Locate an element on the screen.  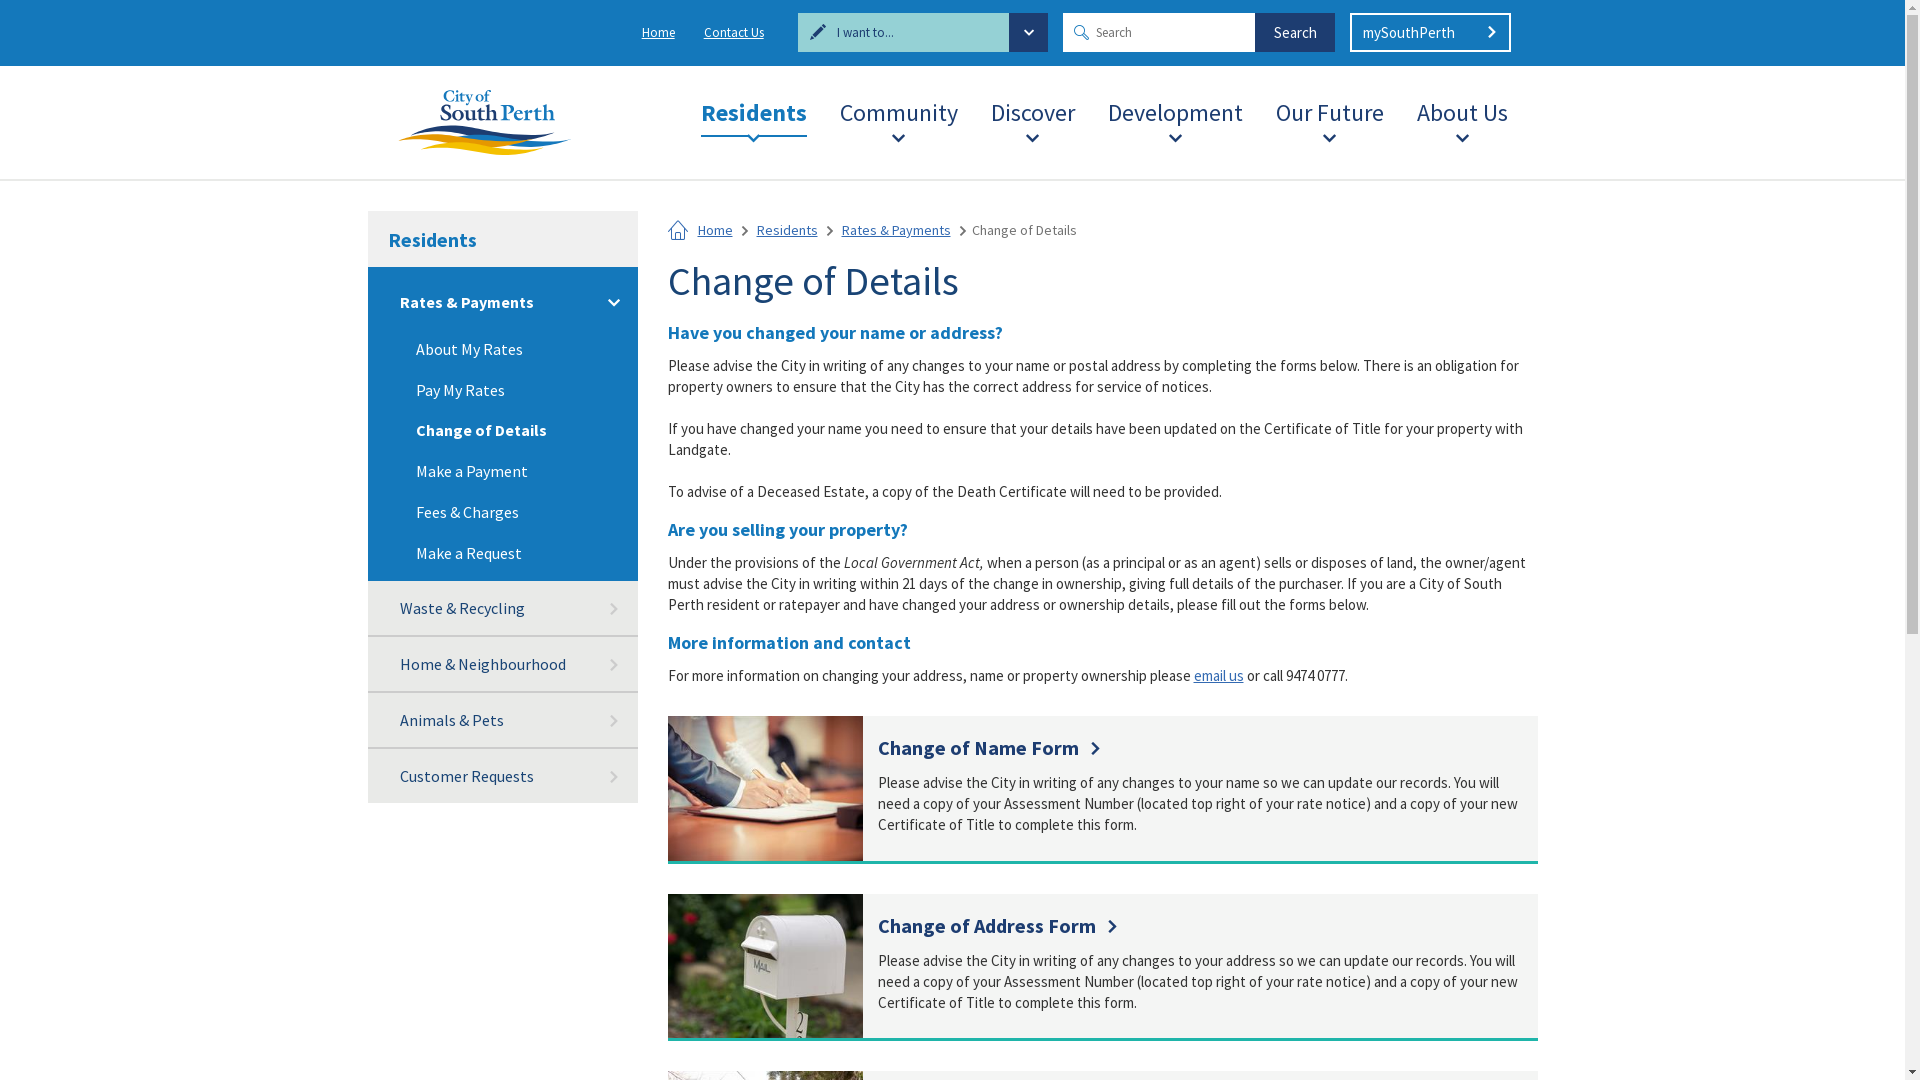
'mySouthPerth' is located at coordinates (1429, 32).